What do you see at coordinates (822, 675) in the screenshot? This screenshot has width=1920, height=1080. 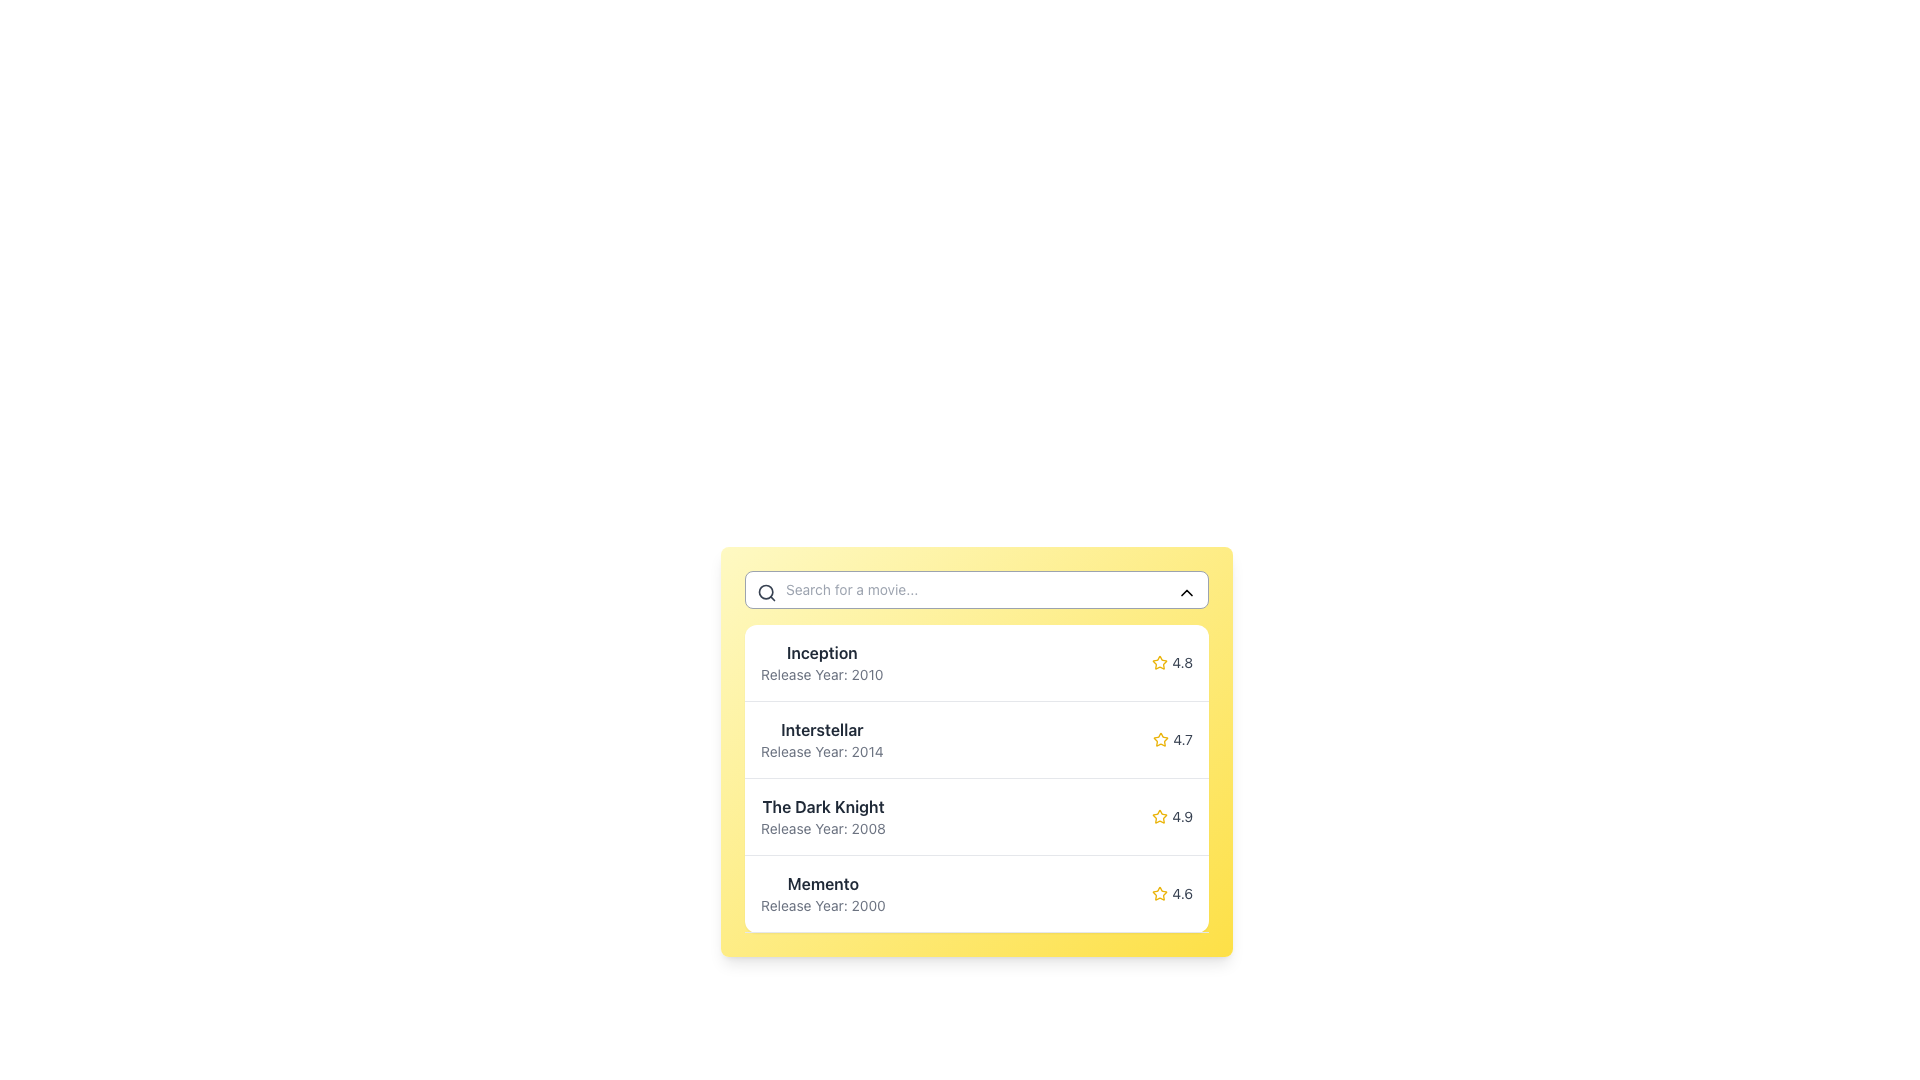 I see `the informational text label displaying the release year of the movie 'Inception', which is located below the movie title and near the search bar` at bounding box center [822, 675].